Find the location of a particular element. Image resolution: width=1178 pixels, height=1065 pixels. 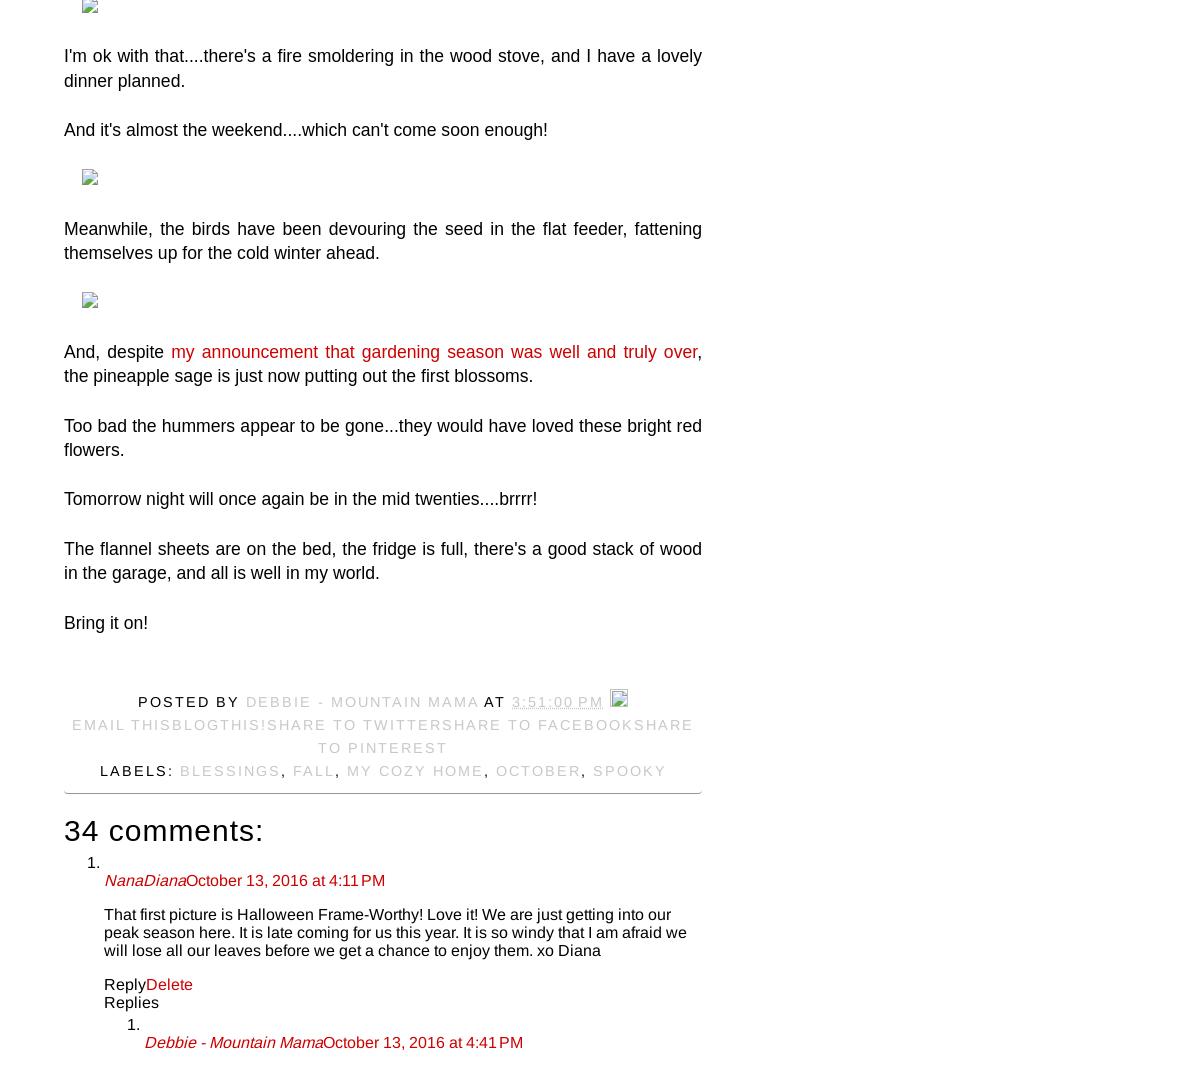

'And, despite' is located at coordinates (116, 350).